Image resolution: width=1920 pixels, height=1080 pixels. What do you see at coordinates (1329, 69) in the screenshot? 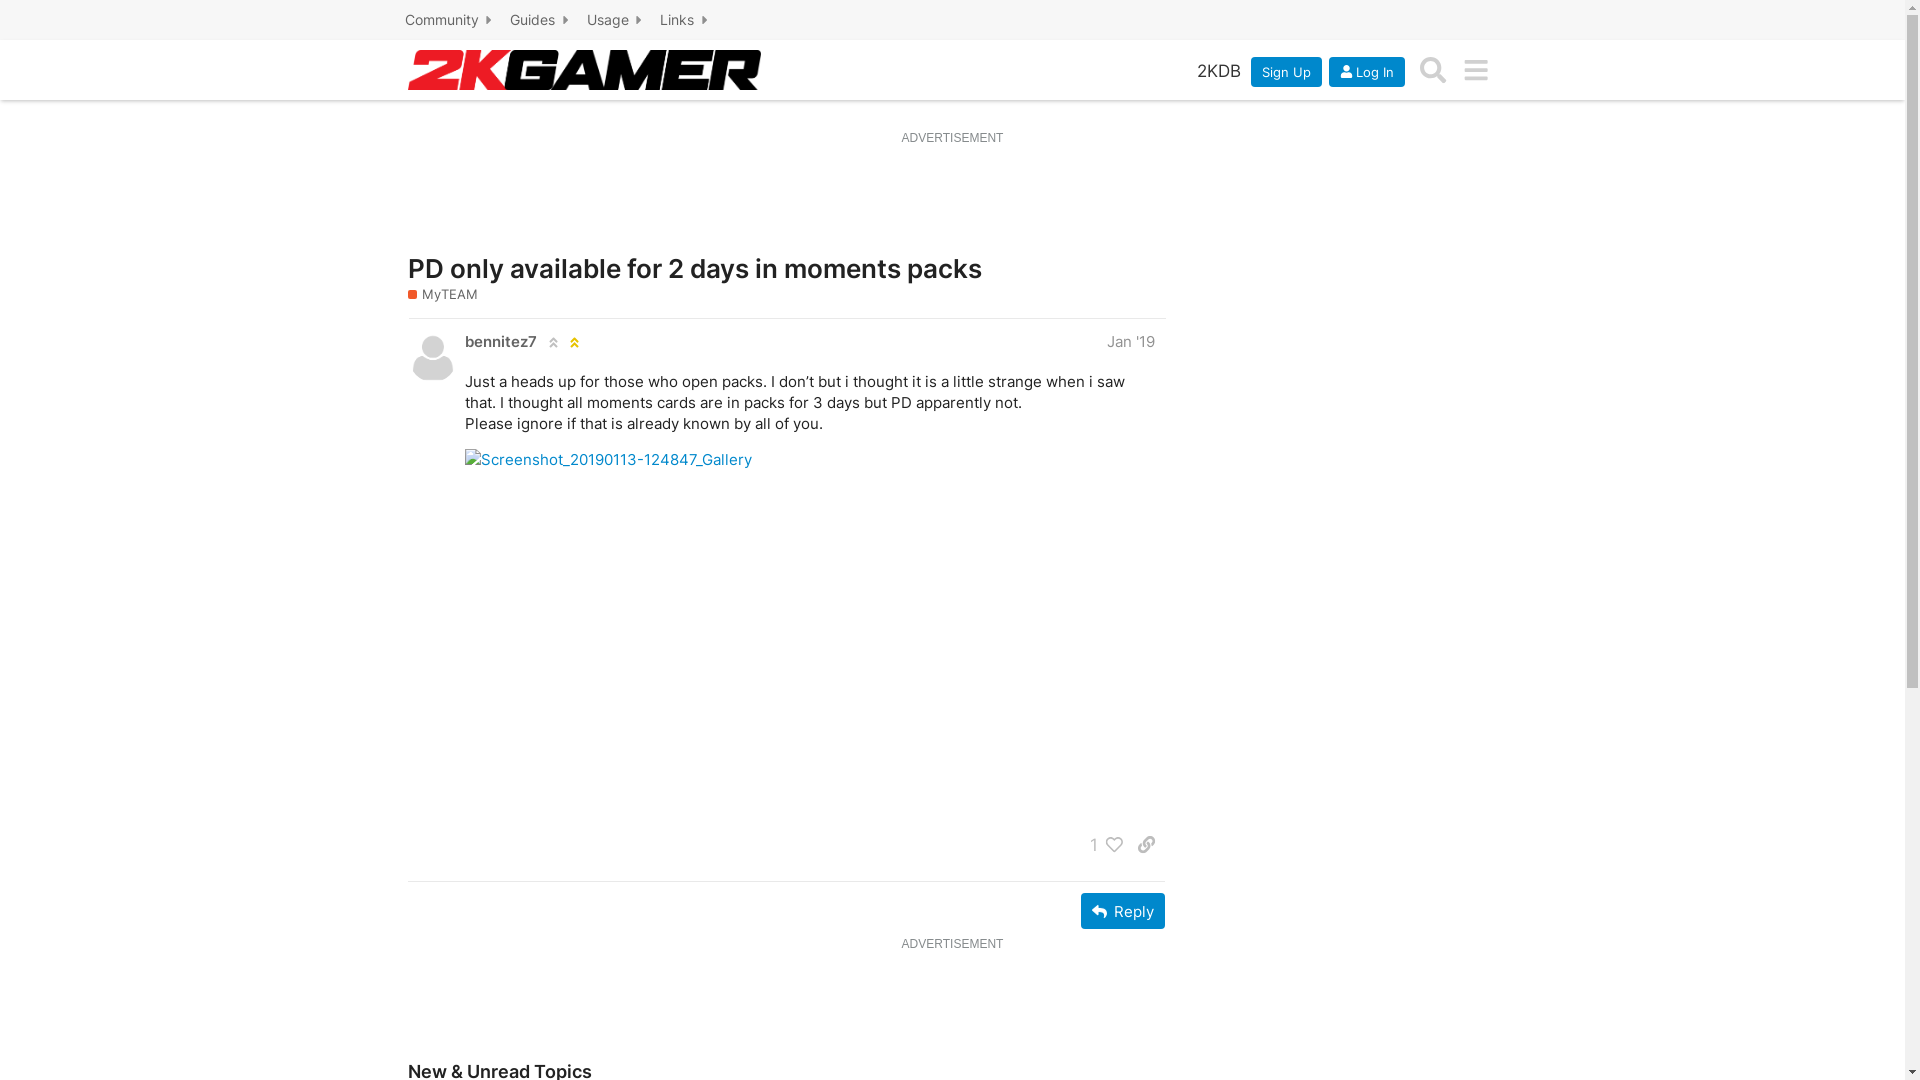
I see `'Log In'` at bounding box center [1329, 69].